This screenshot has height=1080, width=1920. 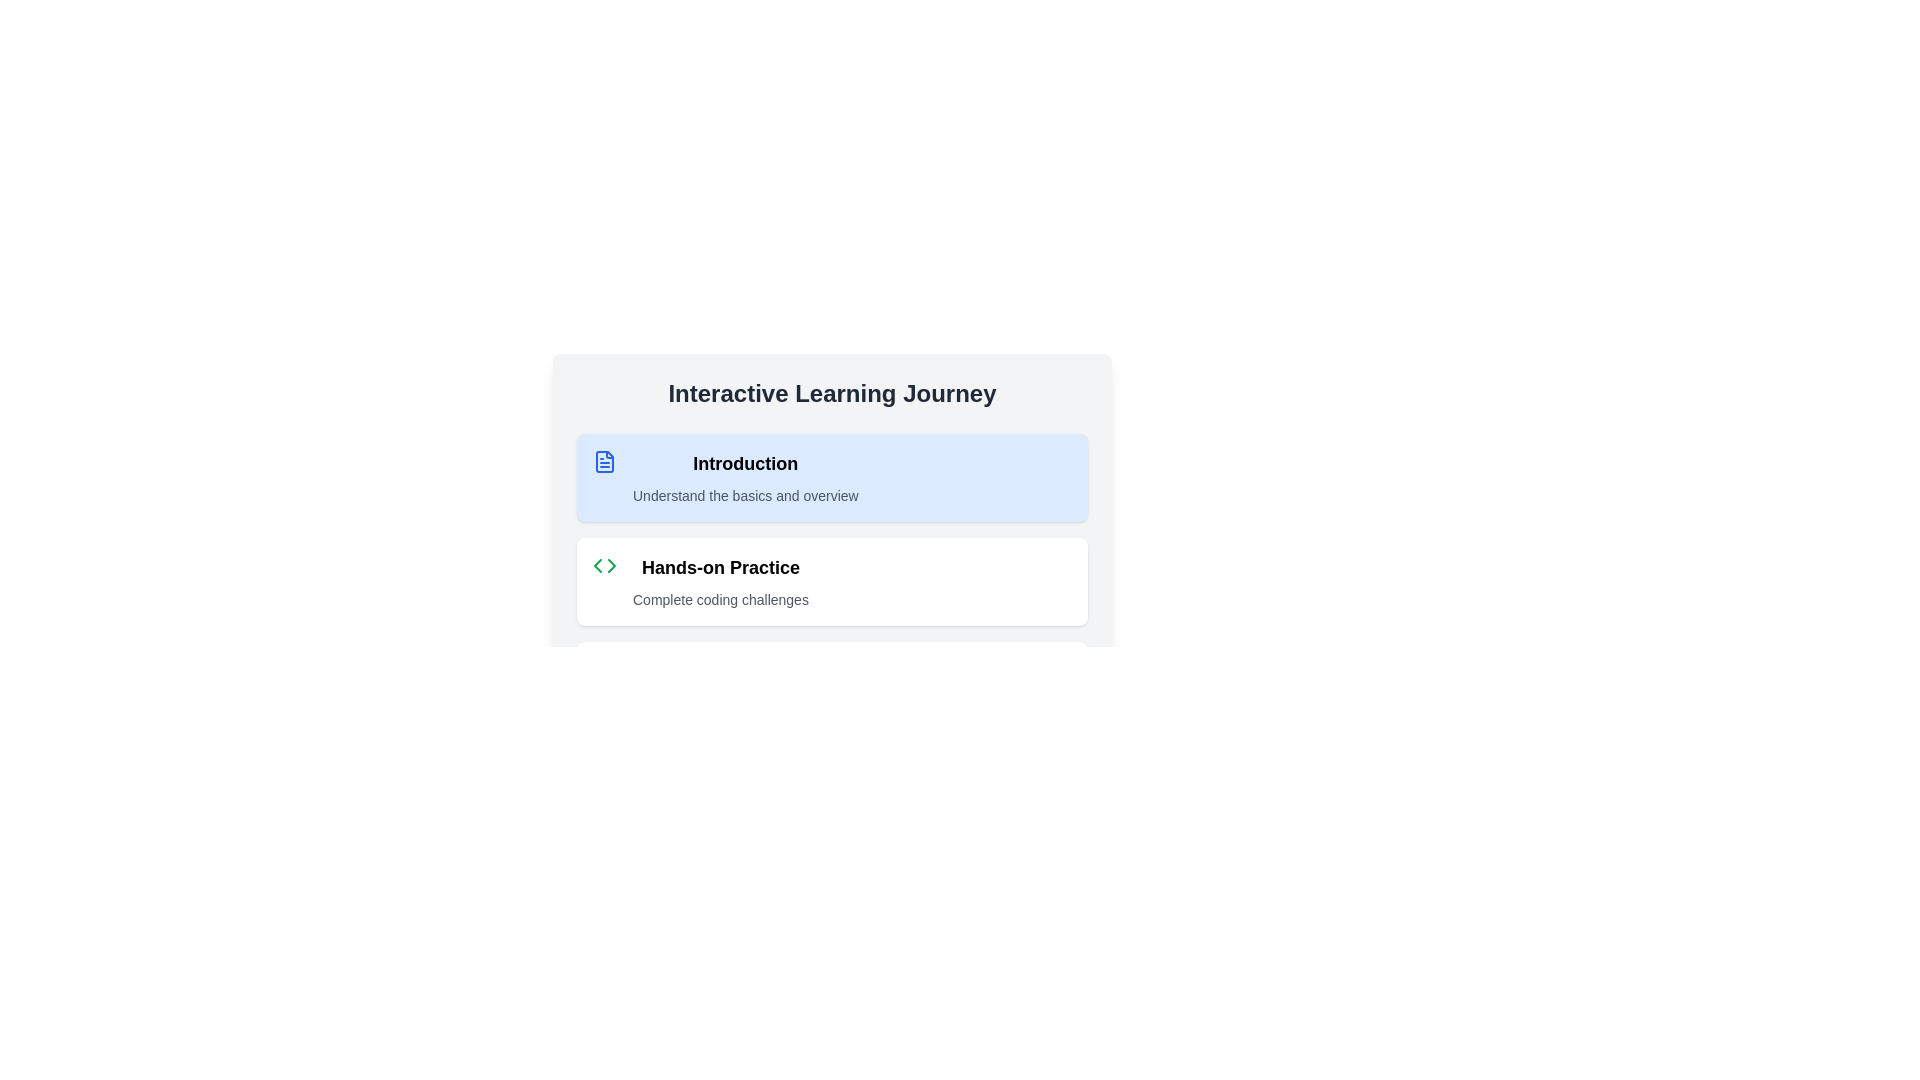 I want to click on the green code symbol icon located in the 'Hands-on Practice' entry under the 'Interactive Learning Journey' header for visual identification, so click(x=603, y=566).